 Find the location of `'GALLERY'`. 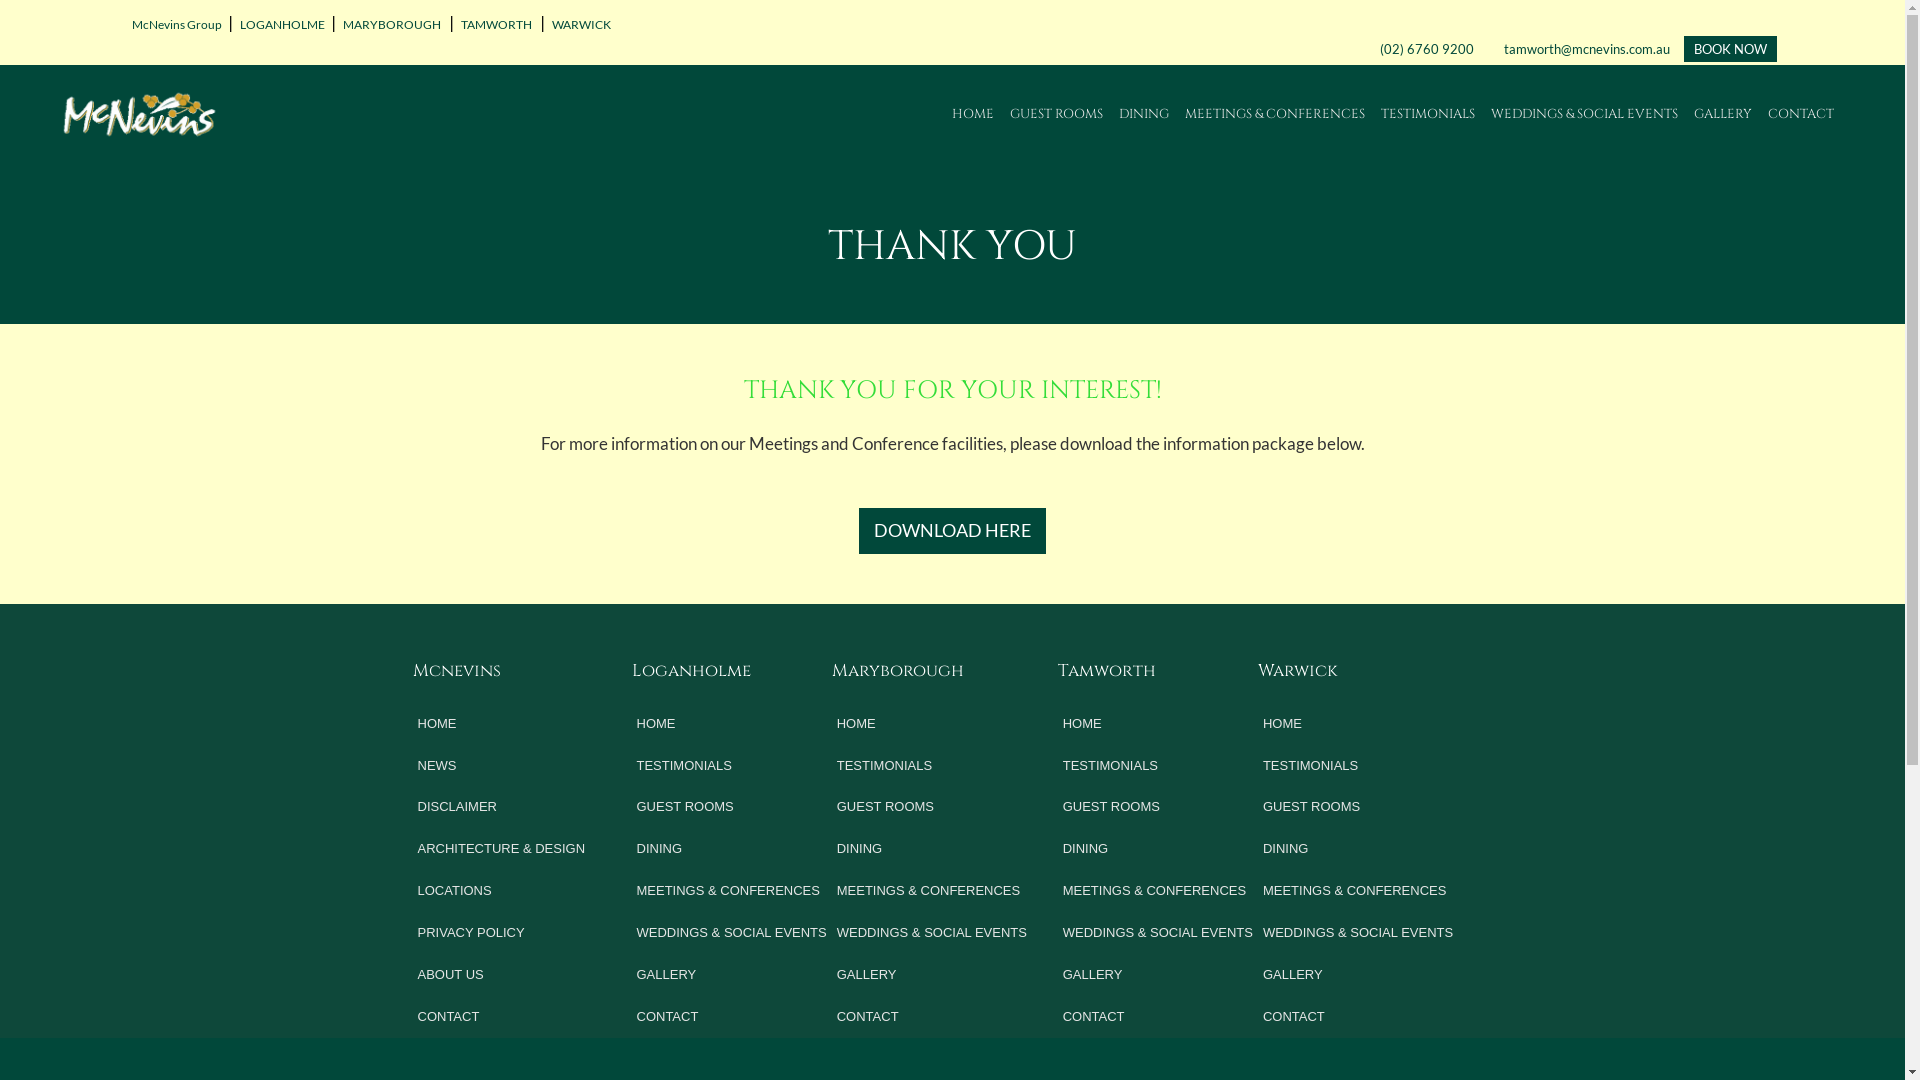

'GALLERY' is located at coordinates (1256, 974).